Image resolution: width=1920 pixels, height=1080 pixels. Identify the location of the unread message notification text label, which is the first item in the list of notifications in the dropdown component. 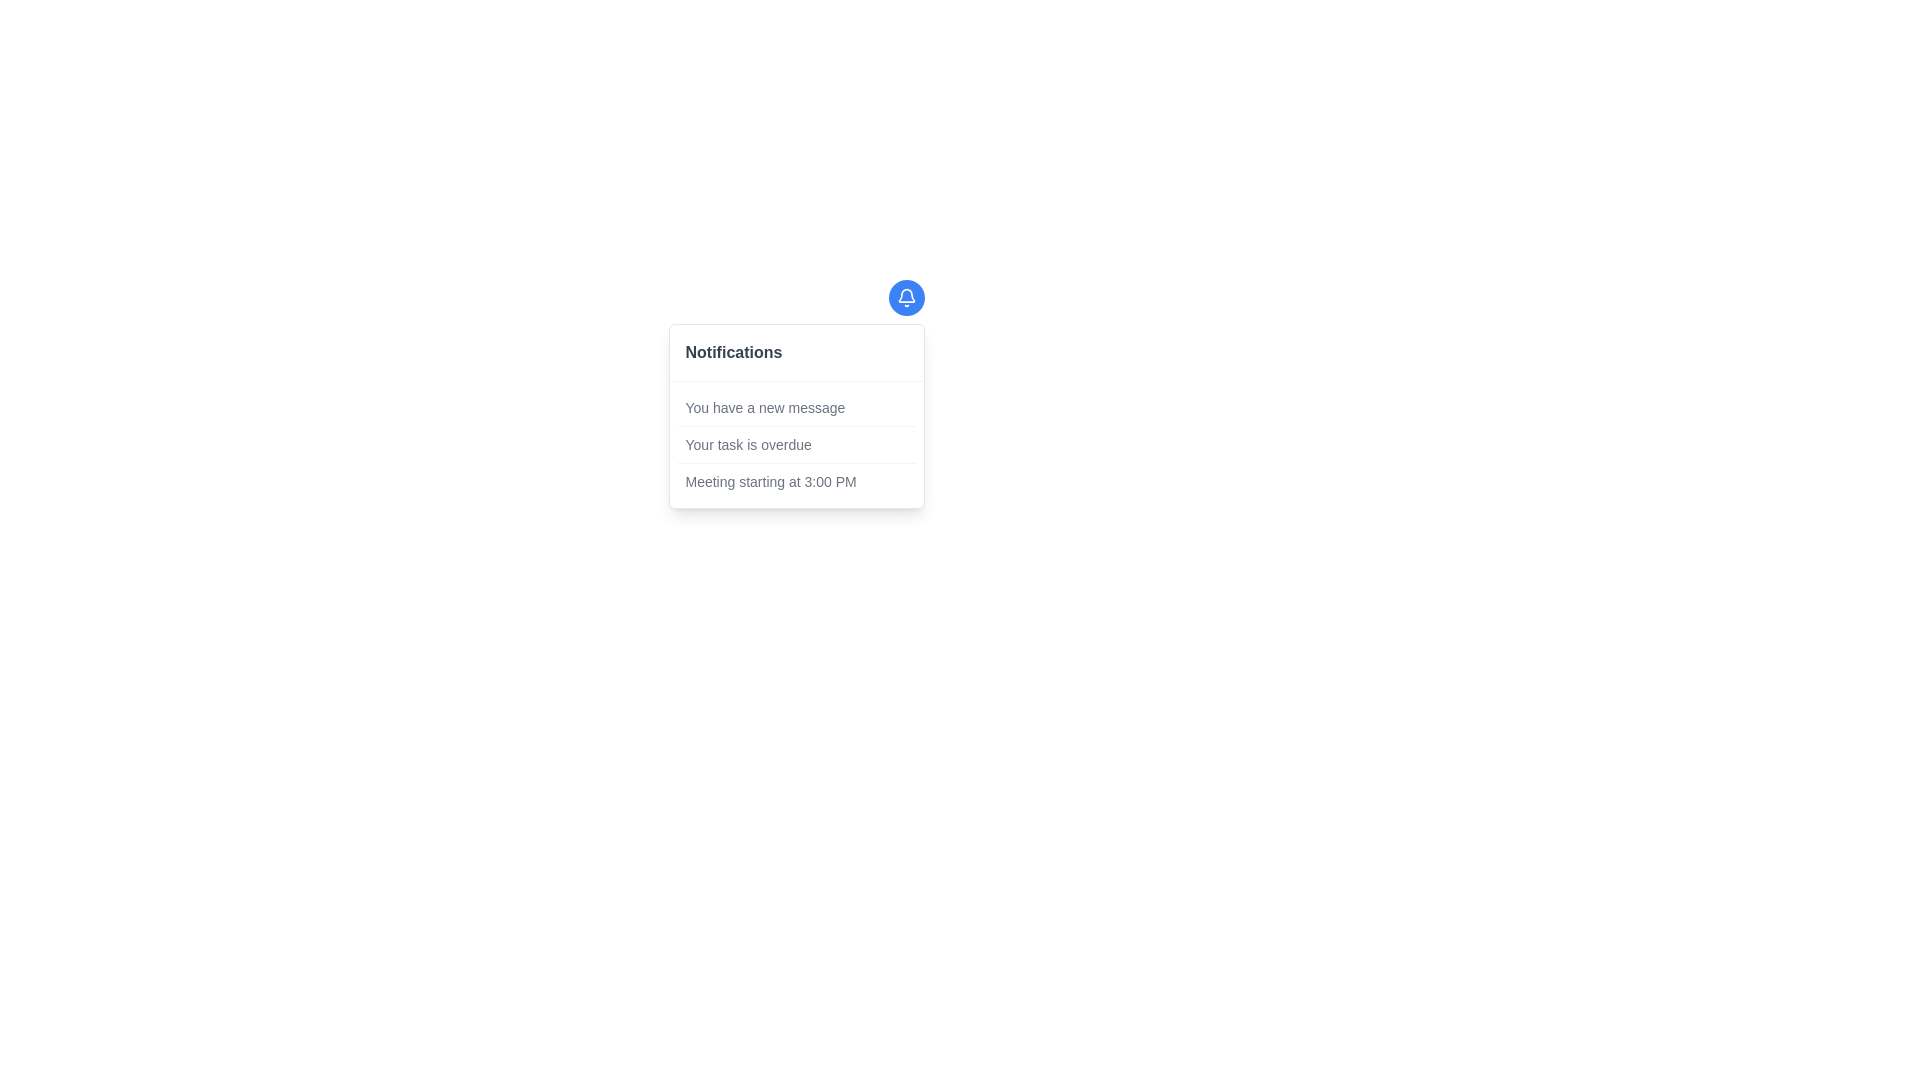
(795, 407).